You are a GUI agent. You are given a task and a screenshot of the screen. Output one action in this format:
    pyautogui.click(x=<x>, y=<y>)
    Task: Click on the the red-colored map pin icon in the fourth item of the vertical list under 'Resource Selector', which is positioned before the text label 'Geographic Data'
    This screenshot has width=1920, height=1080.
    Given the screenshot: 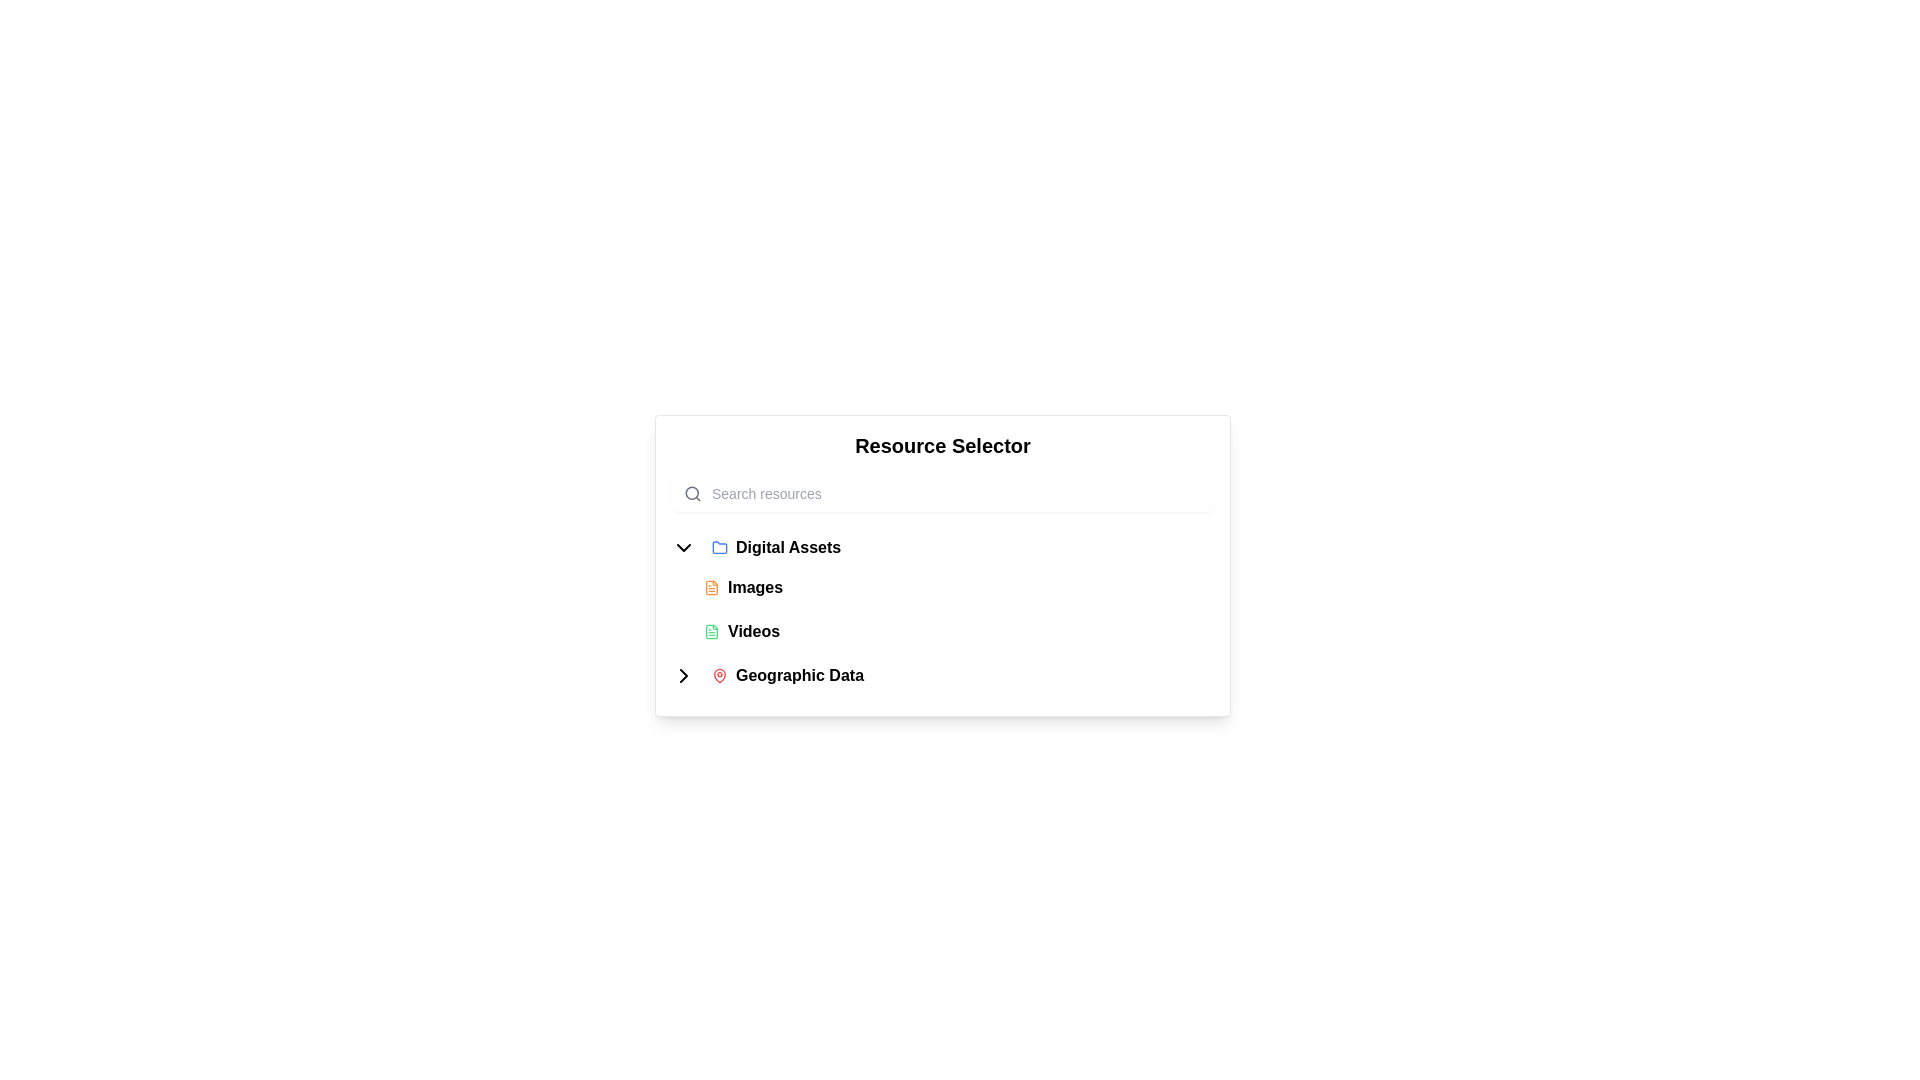 What is the action you would take?
    pyautogui.click(x=720, y=675)
    